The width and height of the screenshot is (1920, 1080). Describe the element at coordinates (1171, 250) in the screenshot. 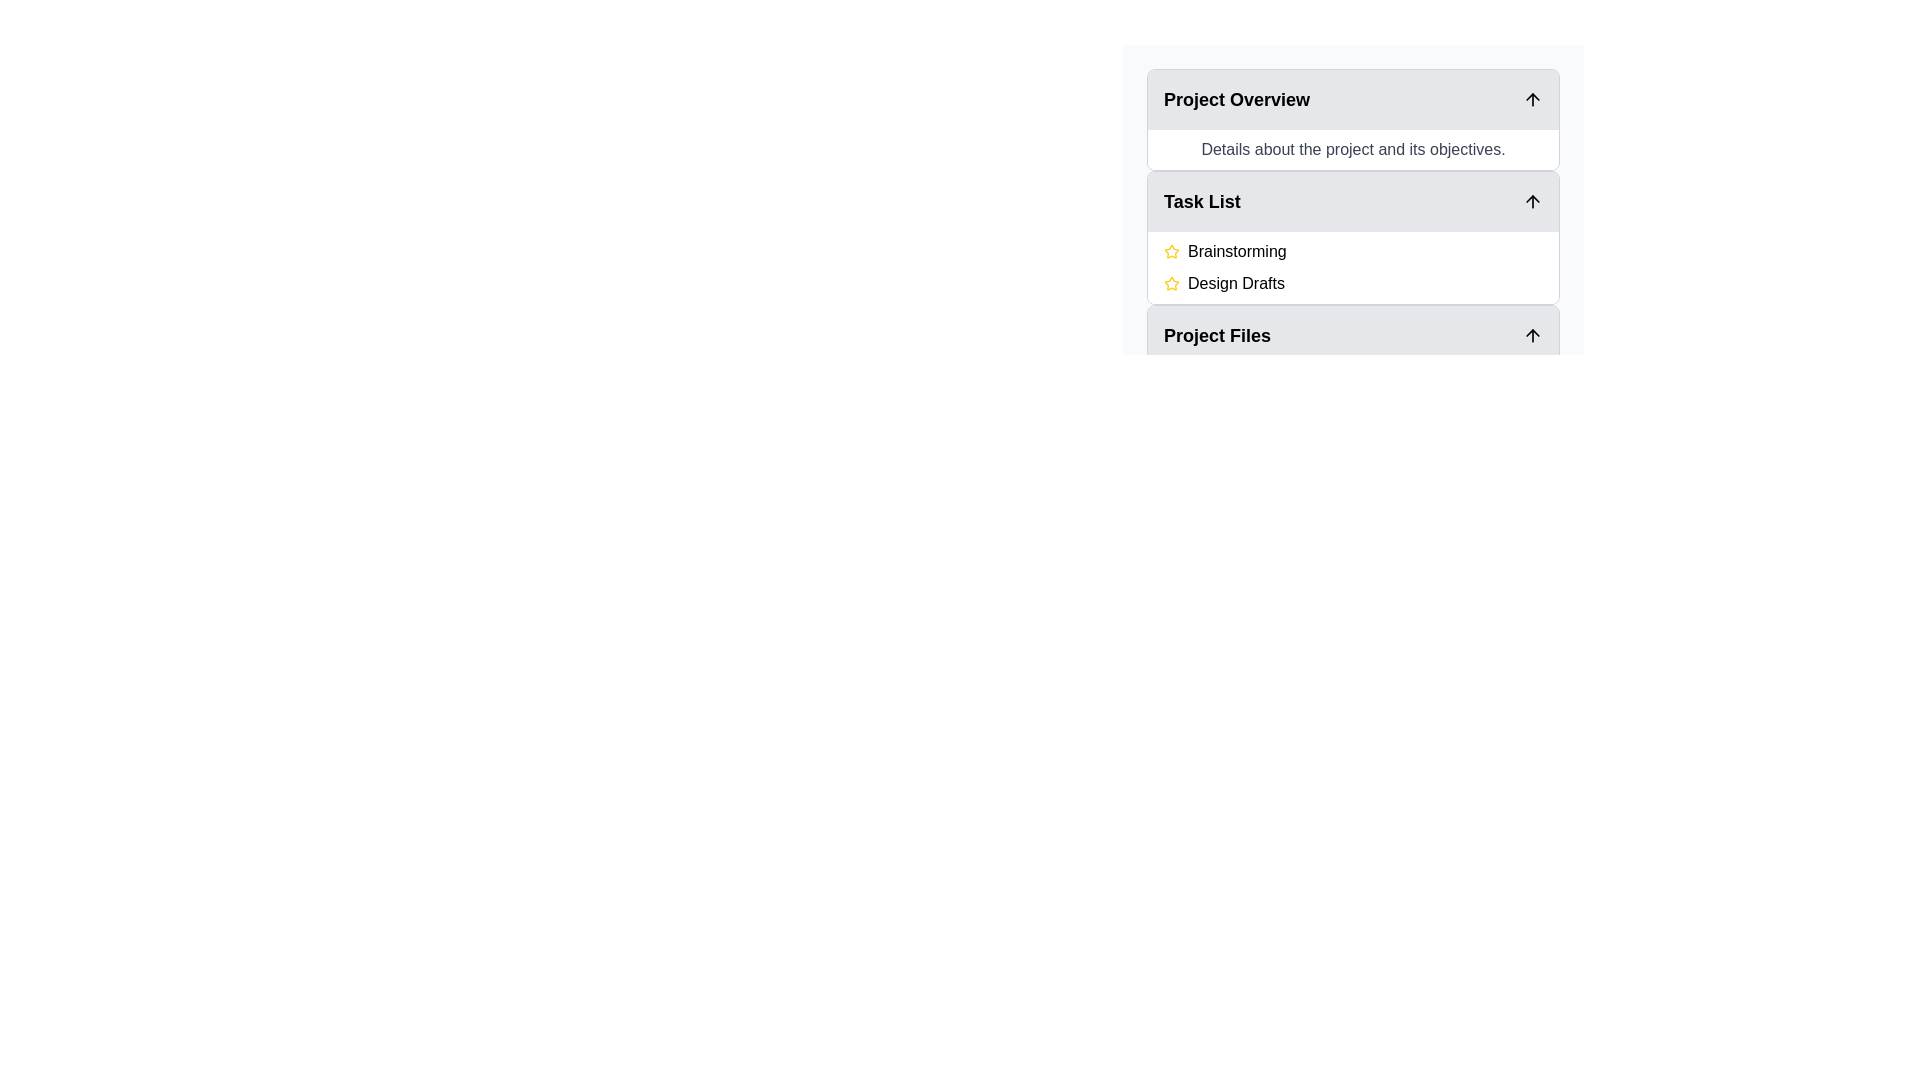

I see `the yellow star icon with an outline style located to the left of the 'Brainstorming' text in the task list panel` at that location.